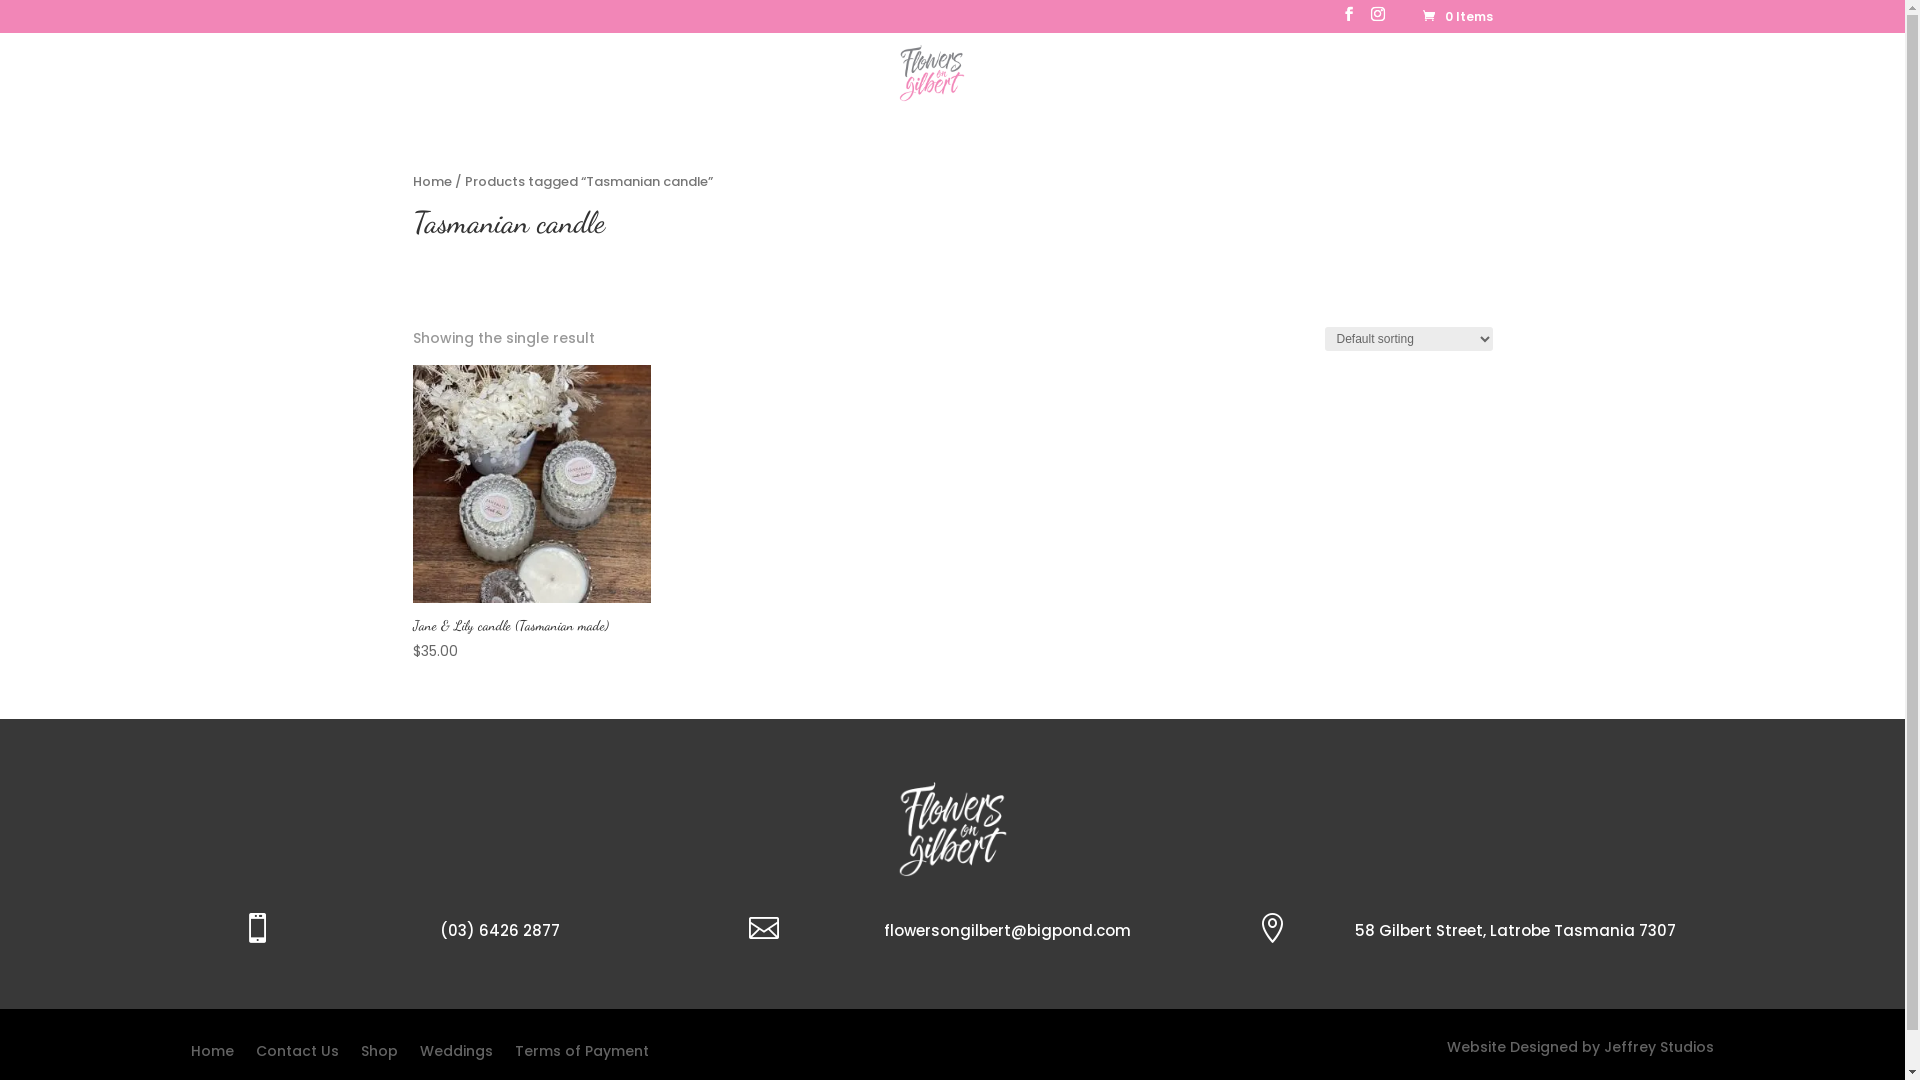  I want to click on 'Contact Us', so click(1129, 88).